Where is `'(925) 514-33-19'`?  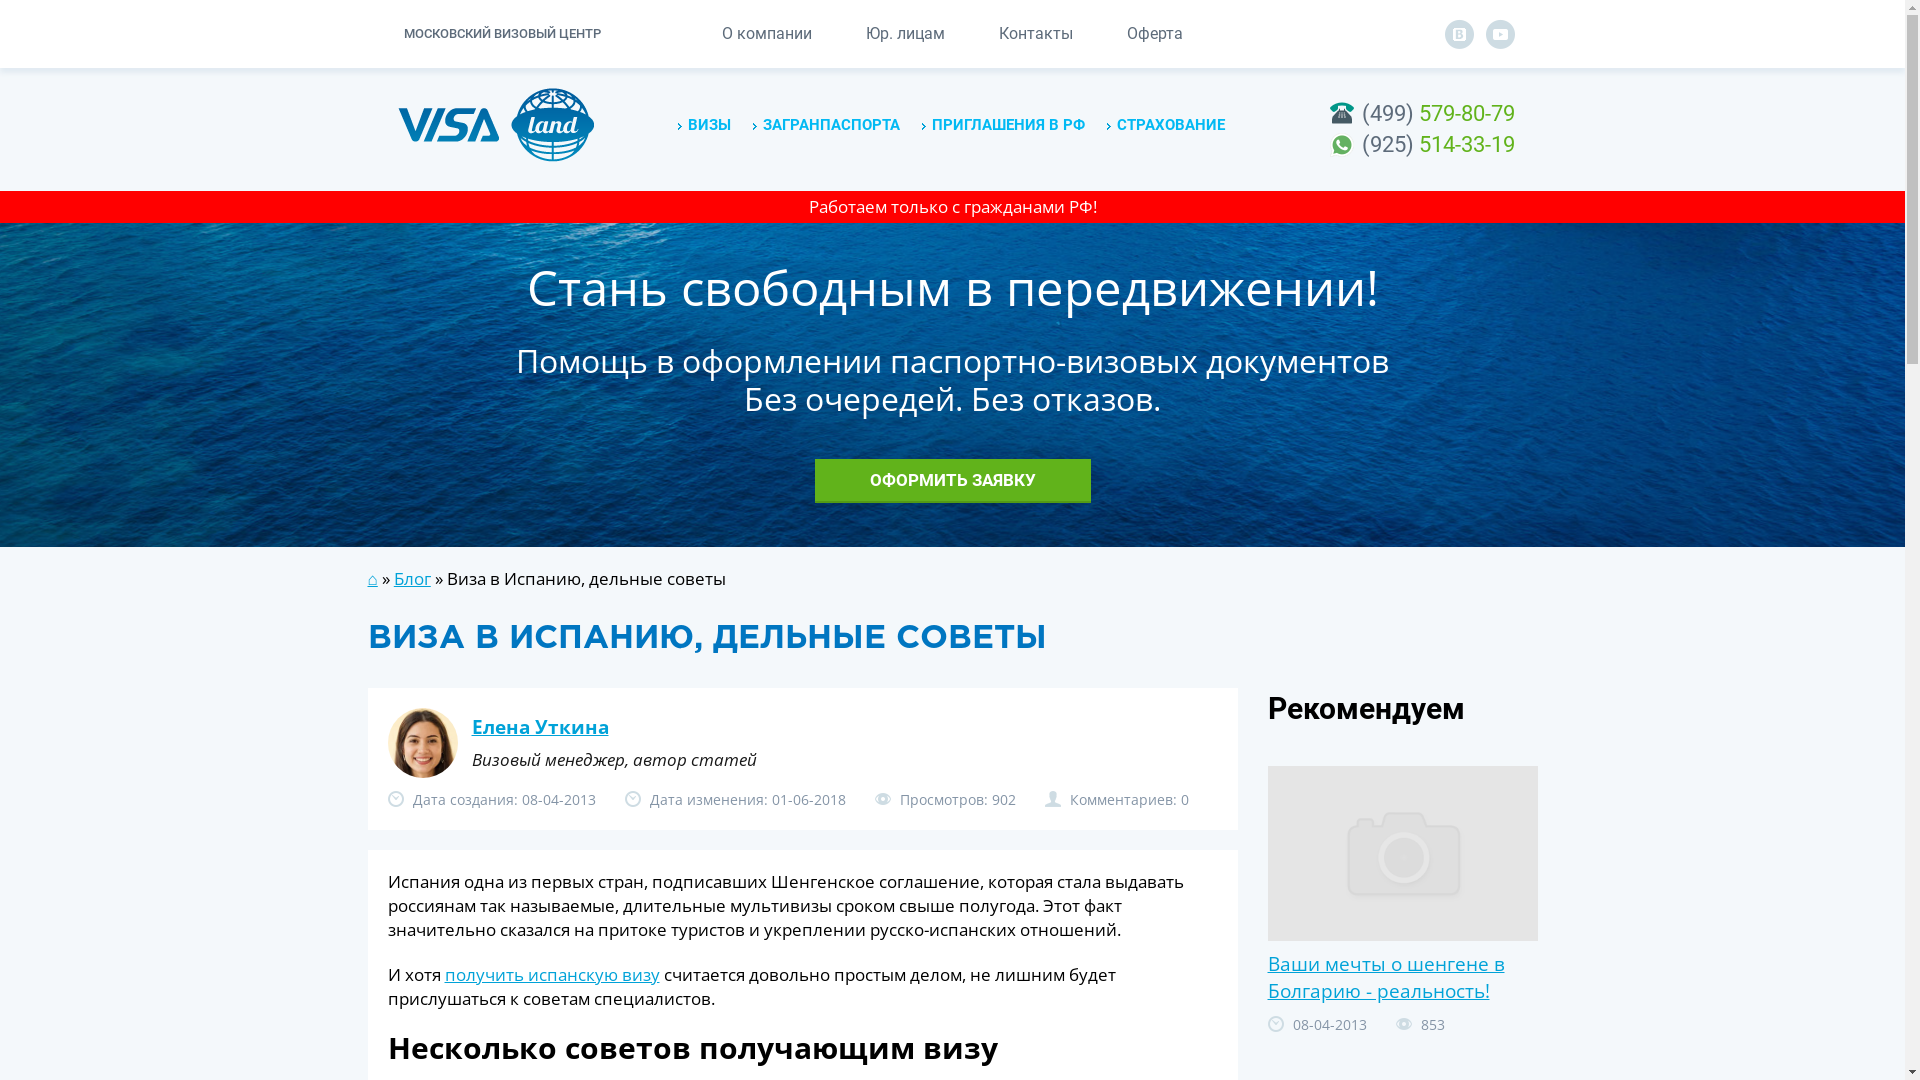
'(925) 514-33-19' is located at coordinates (1437, 143).